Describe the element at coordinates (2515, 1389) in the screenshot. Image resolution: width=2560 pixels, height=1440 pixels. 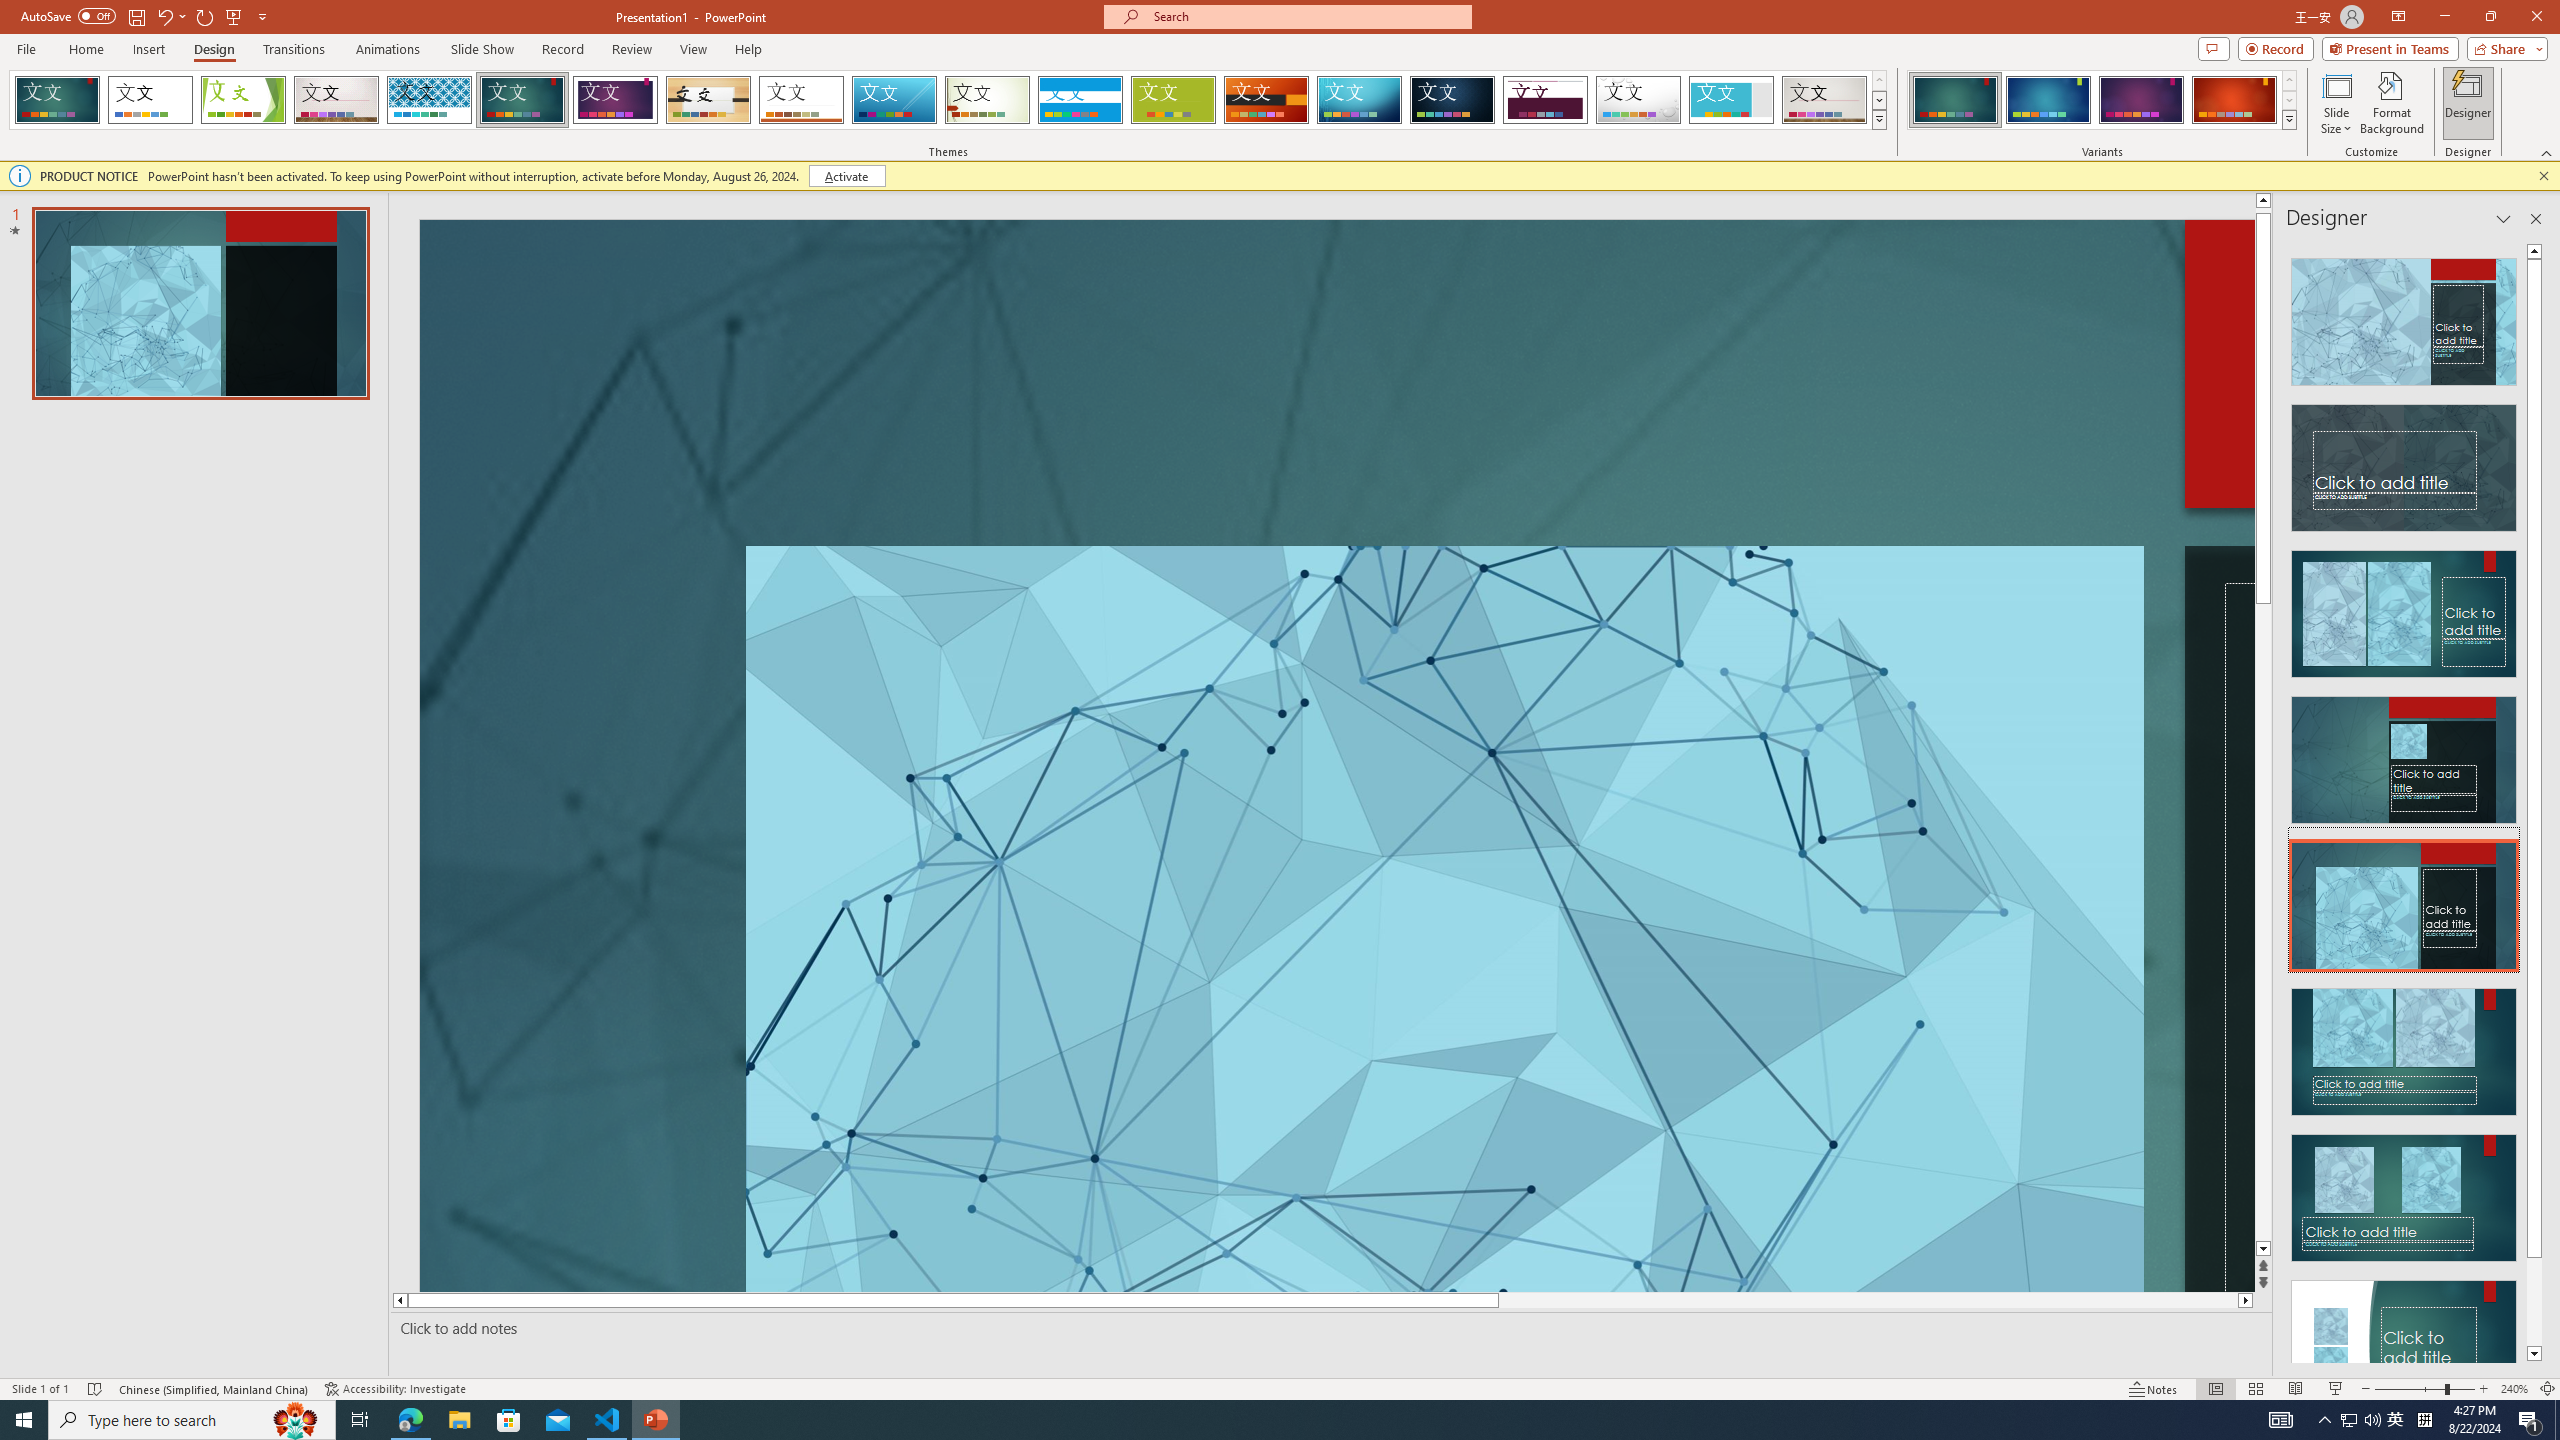
I see `'Zoom 240%'` at that location.